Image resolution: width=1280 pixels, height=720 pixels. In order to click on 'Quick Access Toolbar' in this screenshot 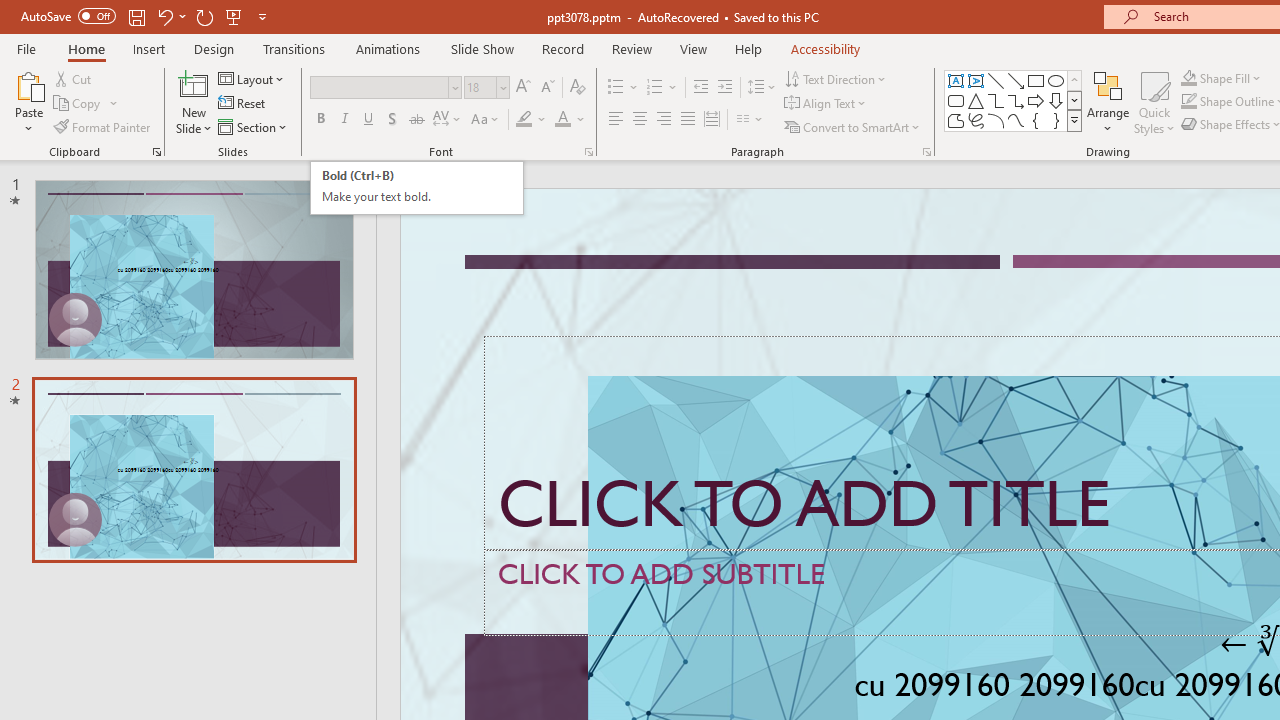, I will do `click(144, 16)`.